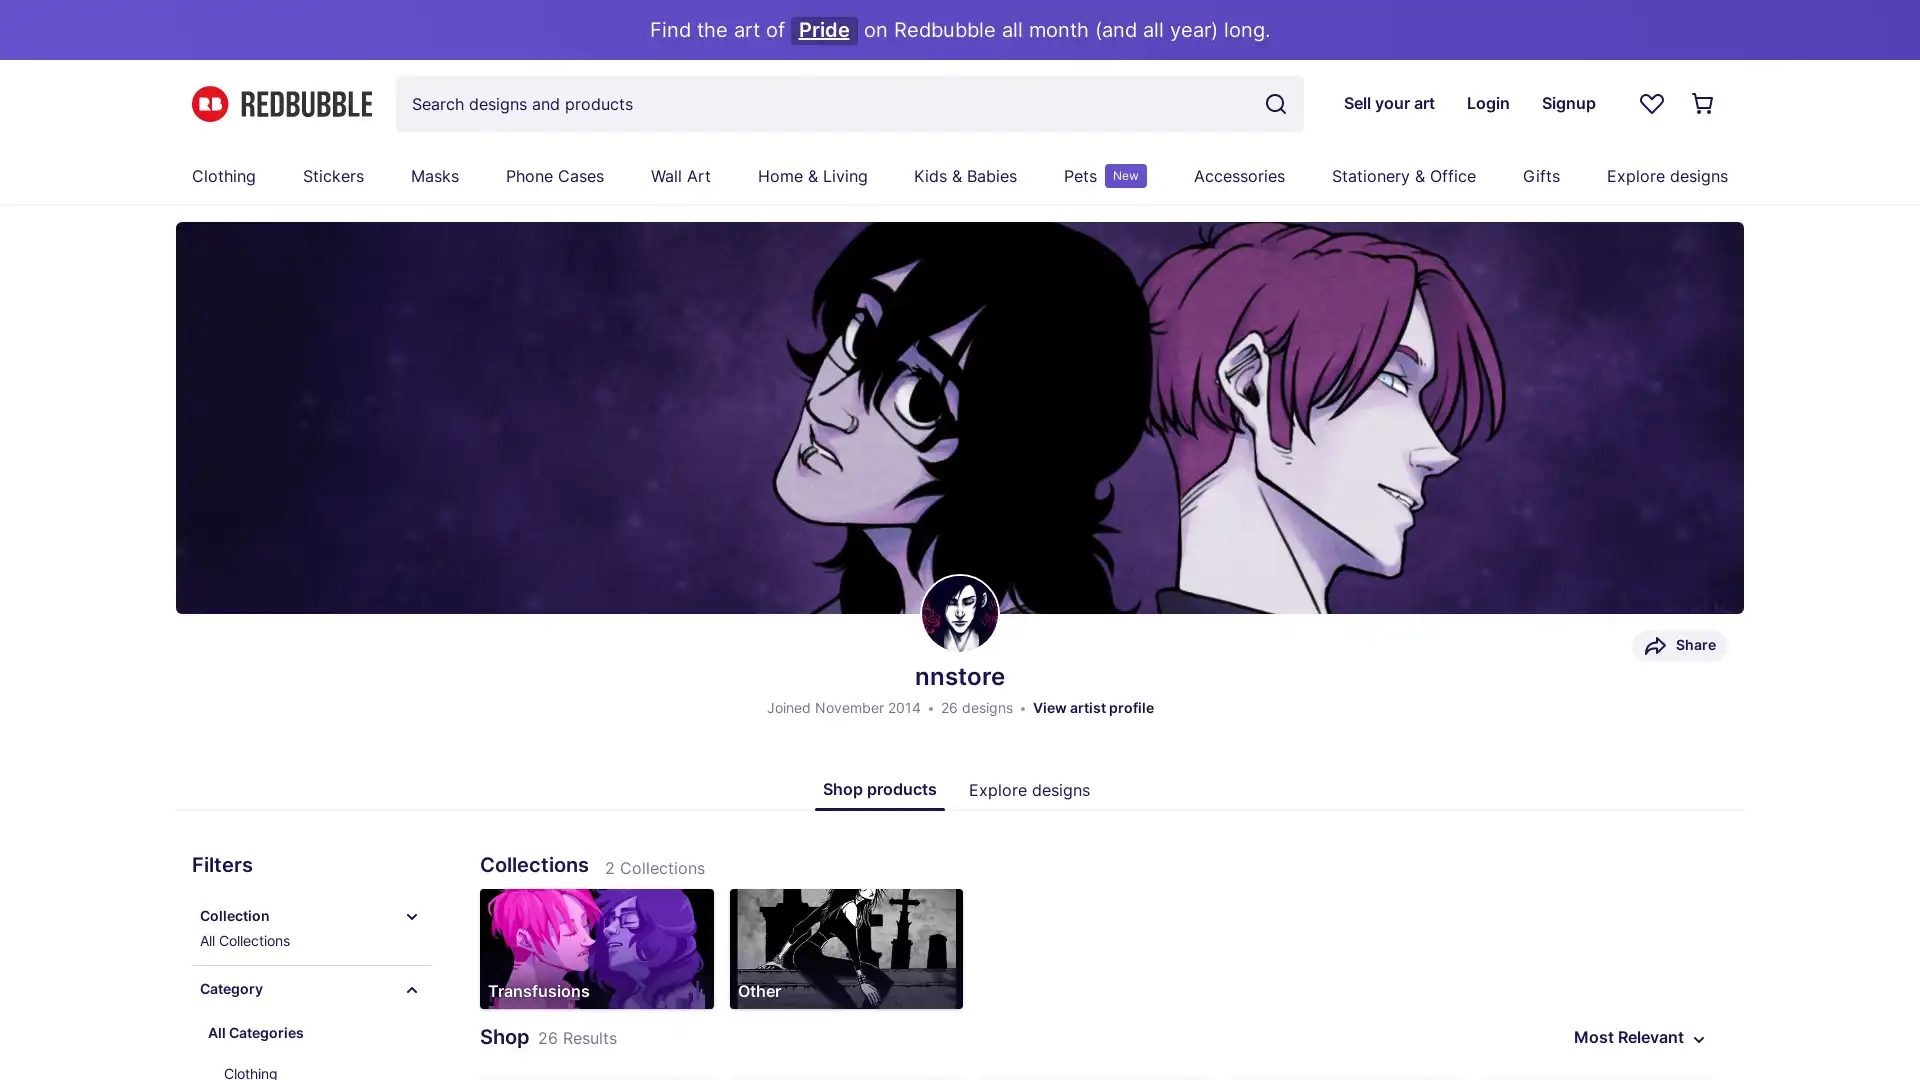 The image size is (1920, 1080). What do you see at coordinates (311, 1033) in the screenshot?
I see `All Categories` at bounding box center [311, 1033].